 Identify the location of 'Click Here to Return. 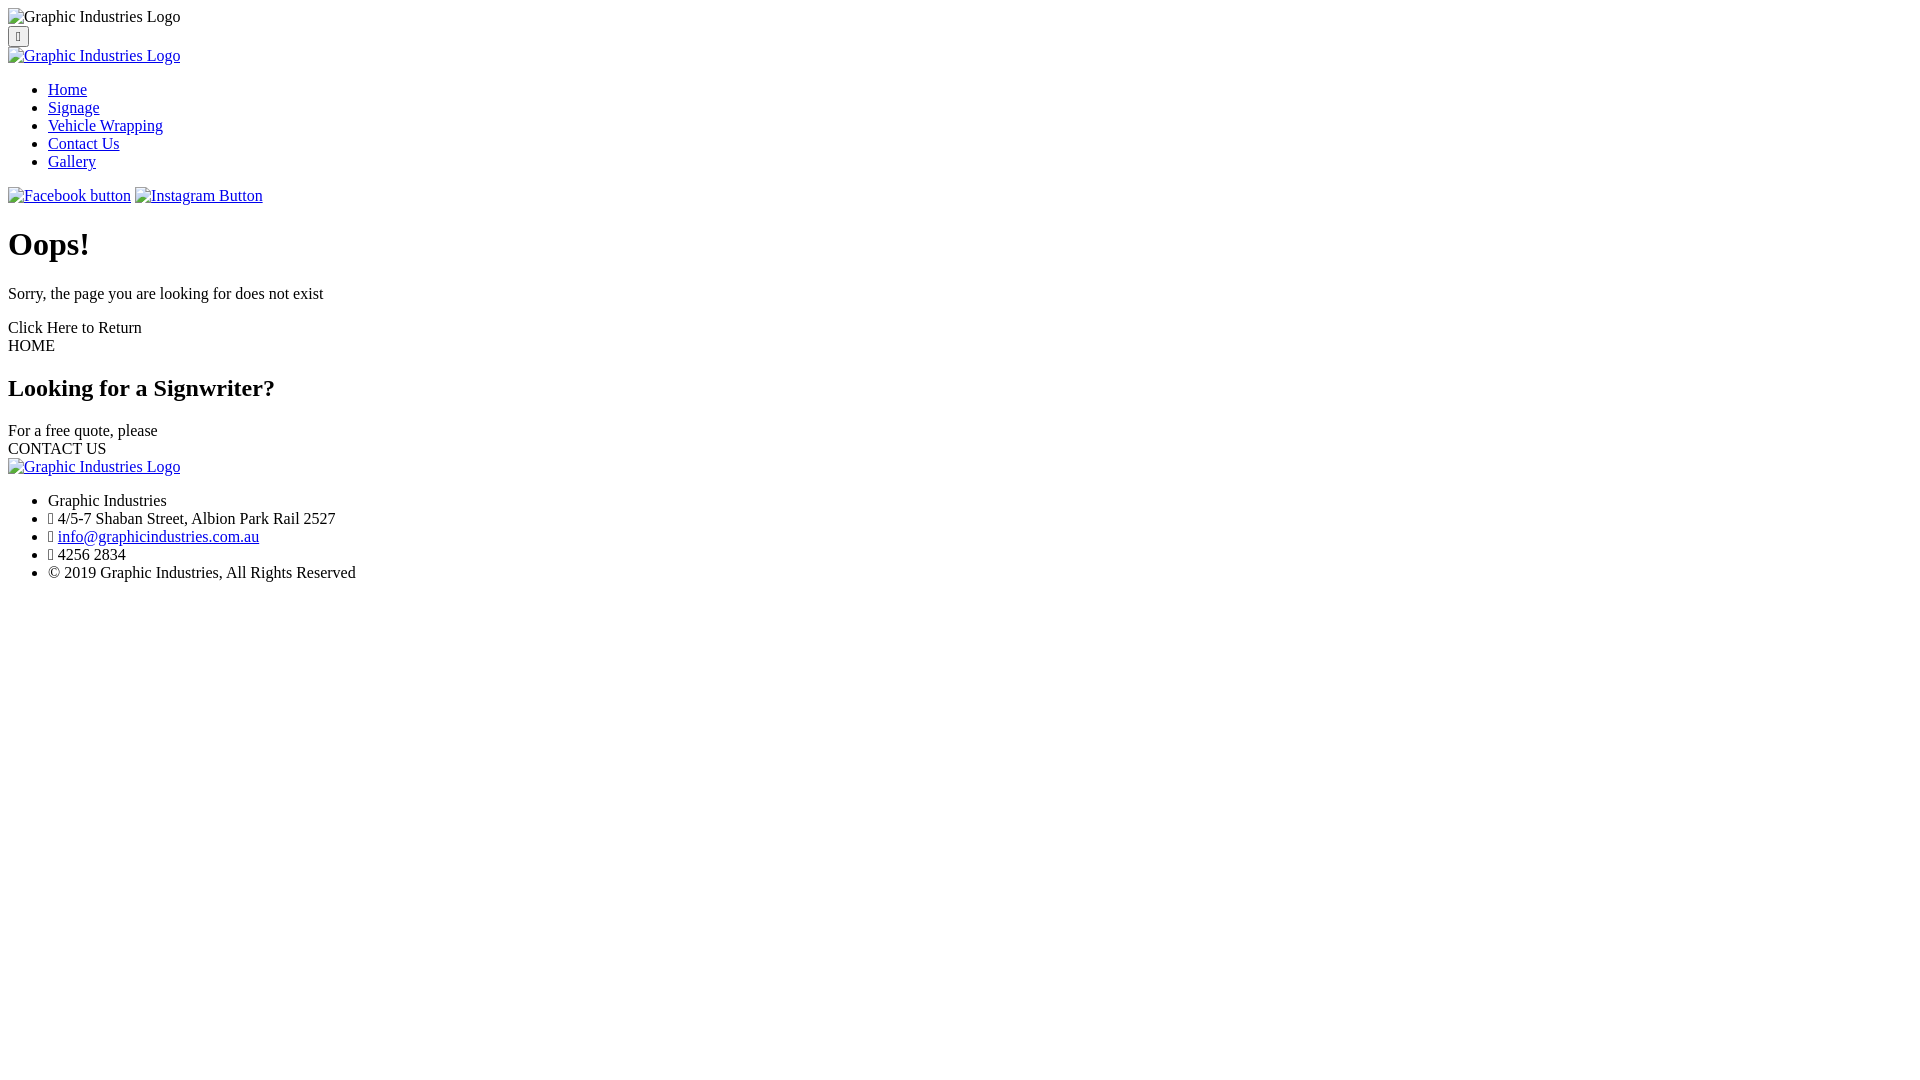
(960, 335).